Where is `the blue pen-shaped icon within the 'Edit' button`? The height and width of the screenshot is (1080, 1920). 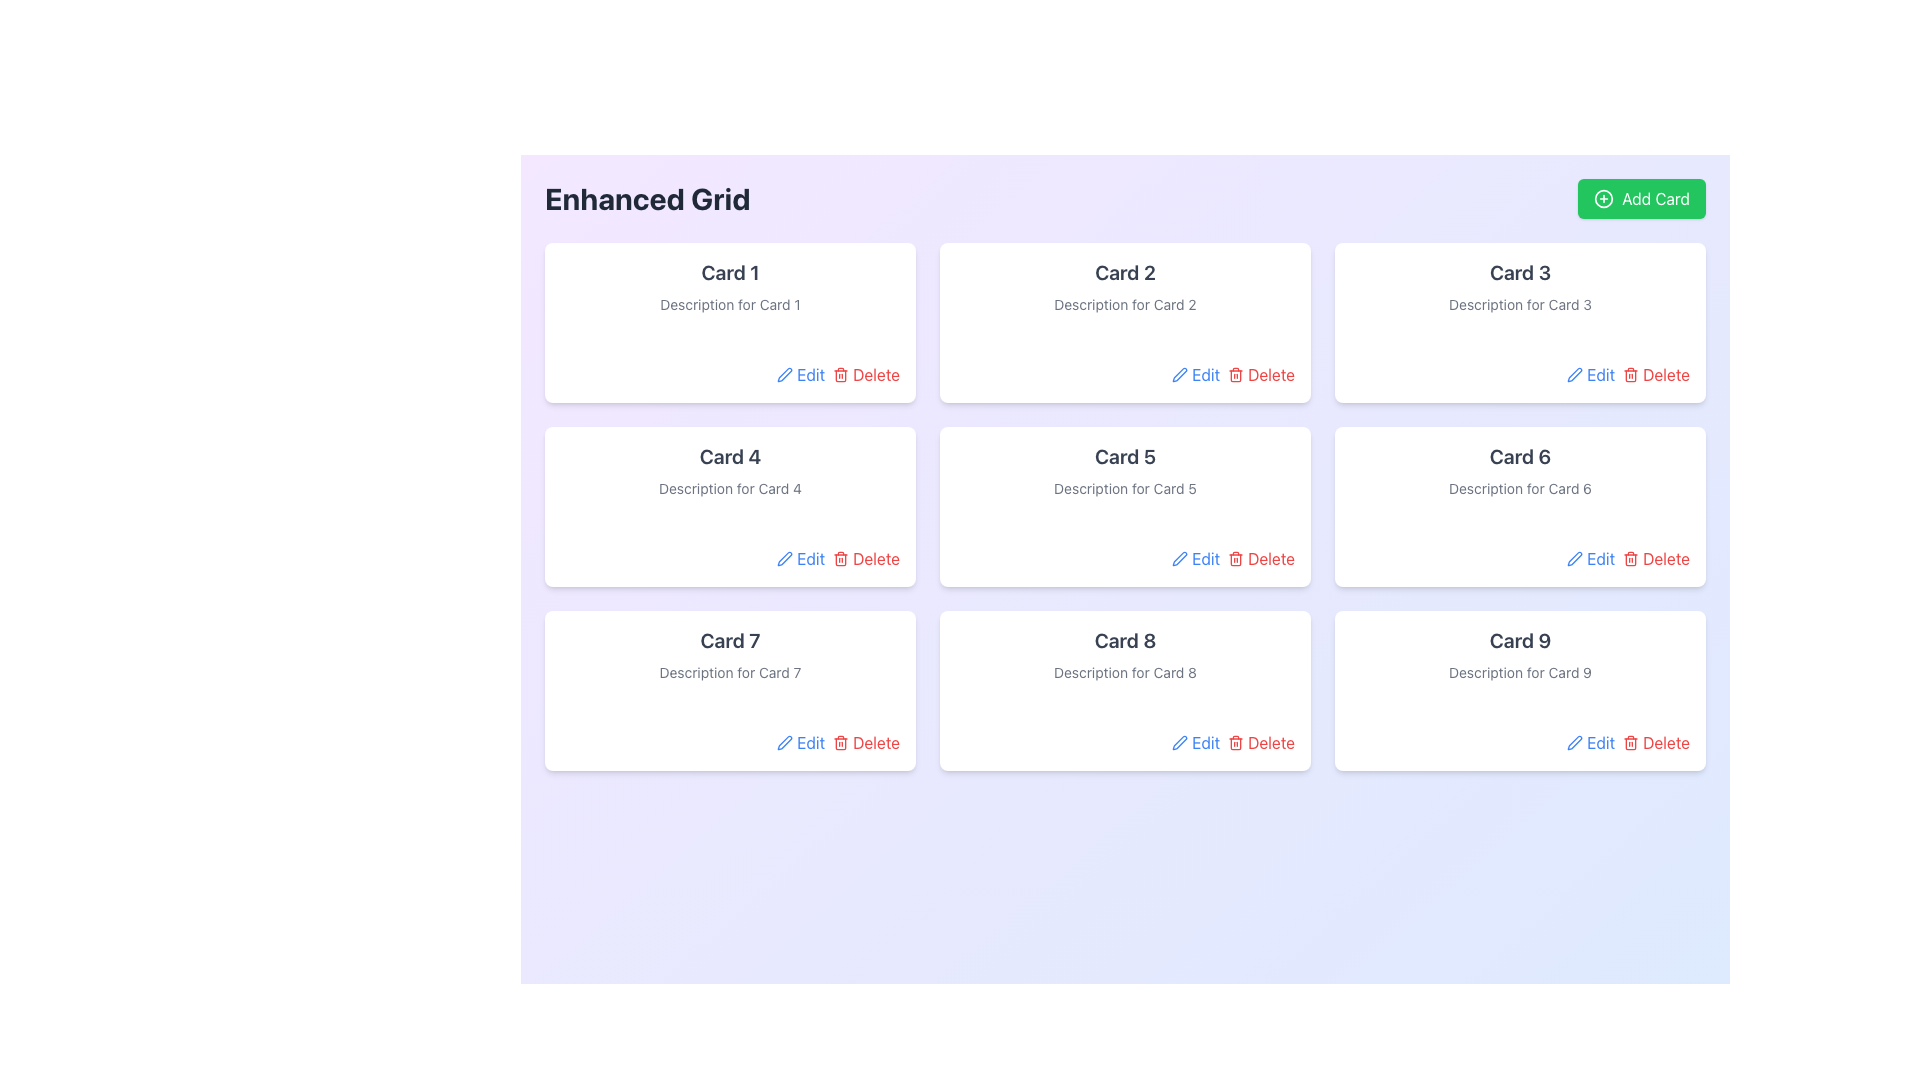 the blue pen-shaped icon within the 'Edit' button is located at coordinates (1573, 559).